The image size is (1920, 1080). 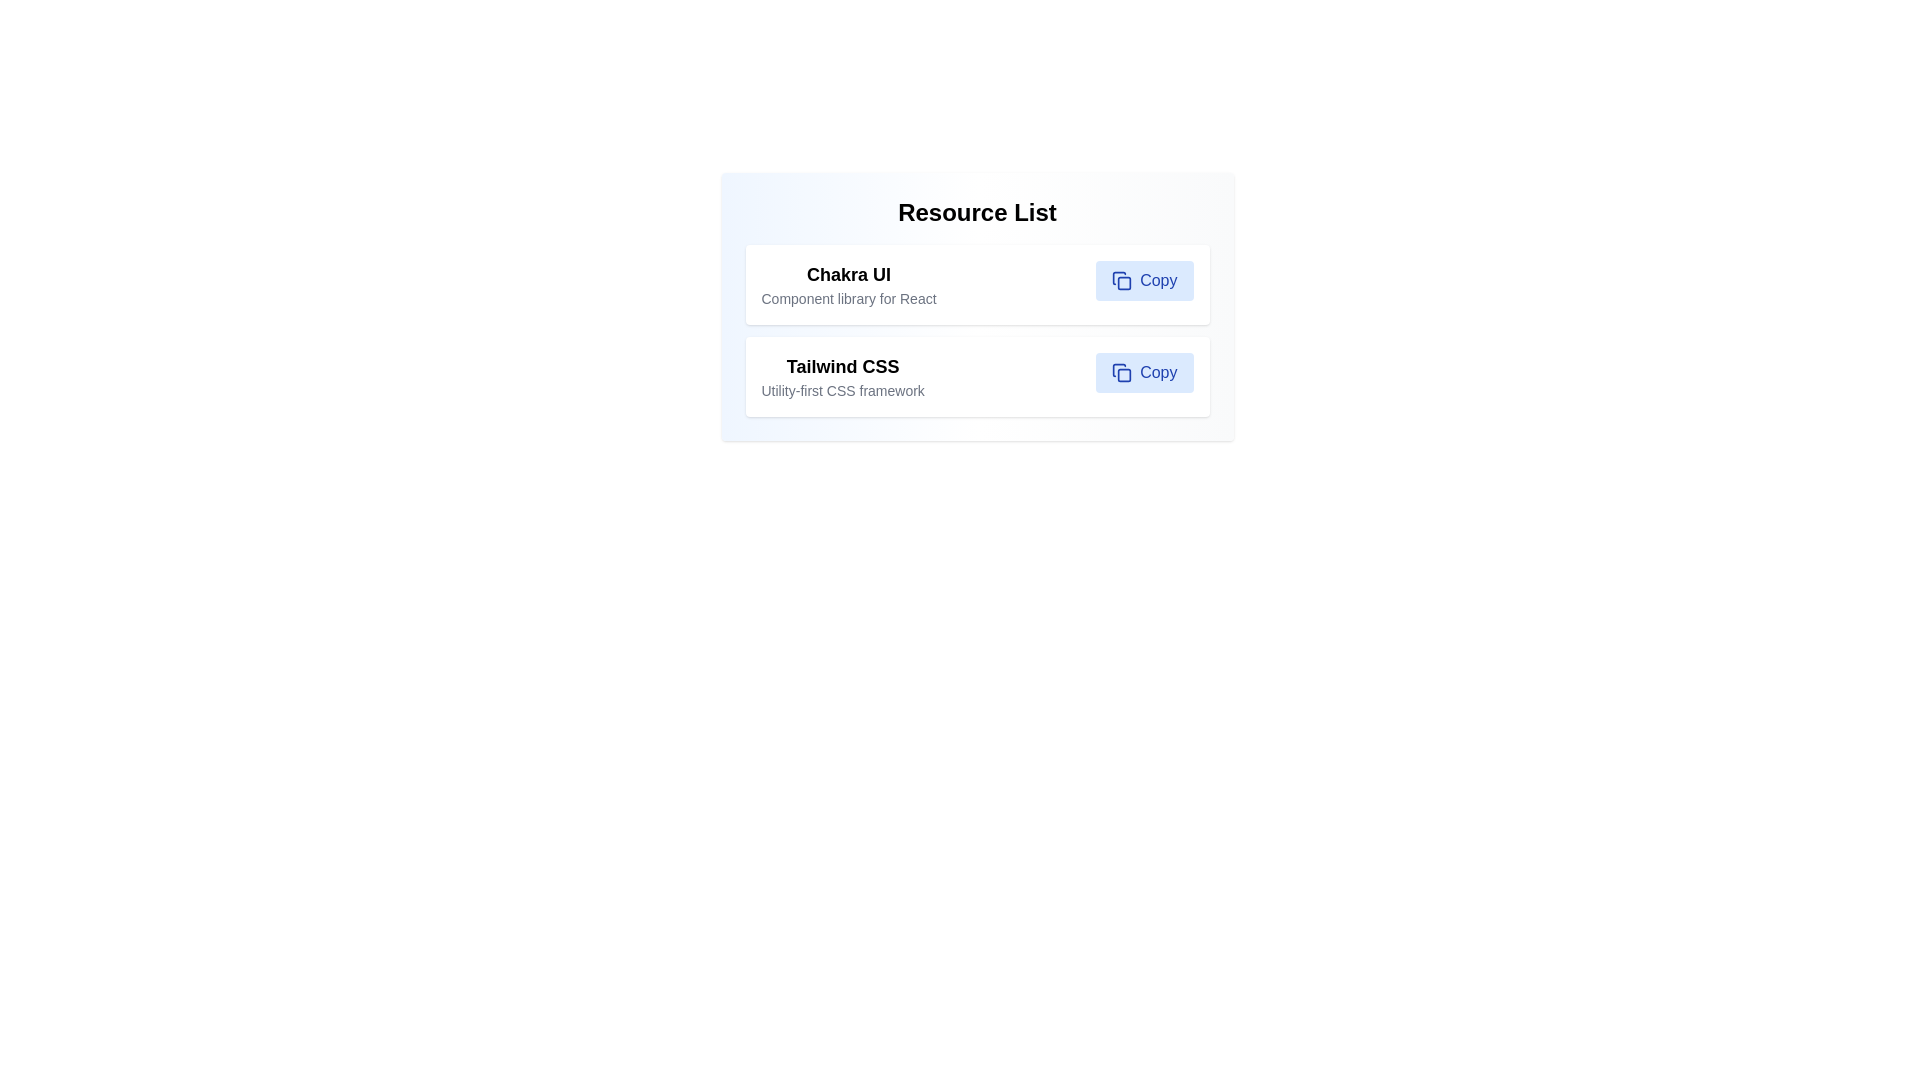 What do you see at coordinates (1122, 373) in the screenshot?
I see `the 'Copy' button icon, which is represented by two overlapping squares, located to the right of the 'Tailwind CSS' entry` at bounding box center [1122, 373].